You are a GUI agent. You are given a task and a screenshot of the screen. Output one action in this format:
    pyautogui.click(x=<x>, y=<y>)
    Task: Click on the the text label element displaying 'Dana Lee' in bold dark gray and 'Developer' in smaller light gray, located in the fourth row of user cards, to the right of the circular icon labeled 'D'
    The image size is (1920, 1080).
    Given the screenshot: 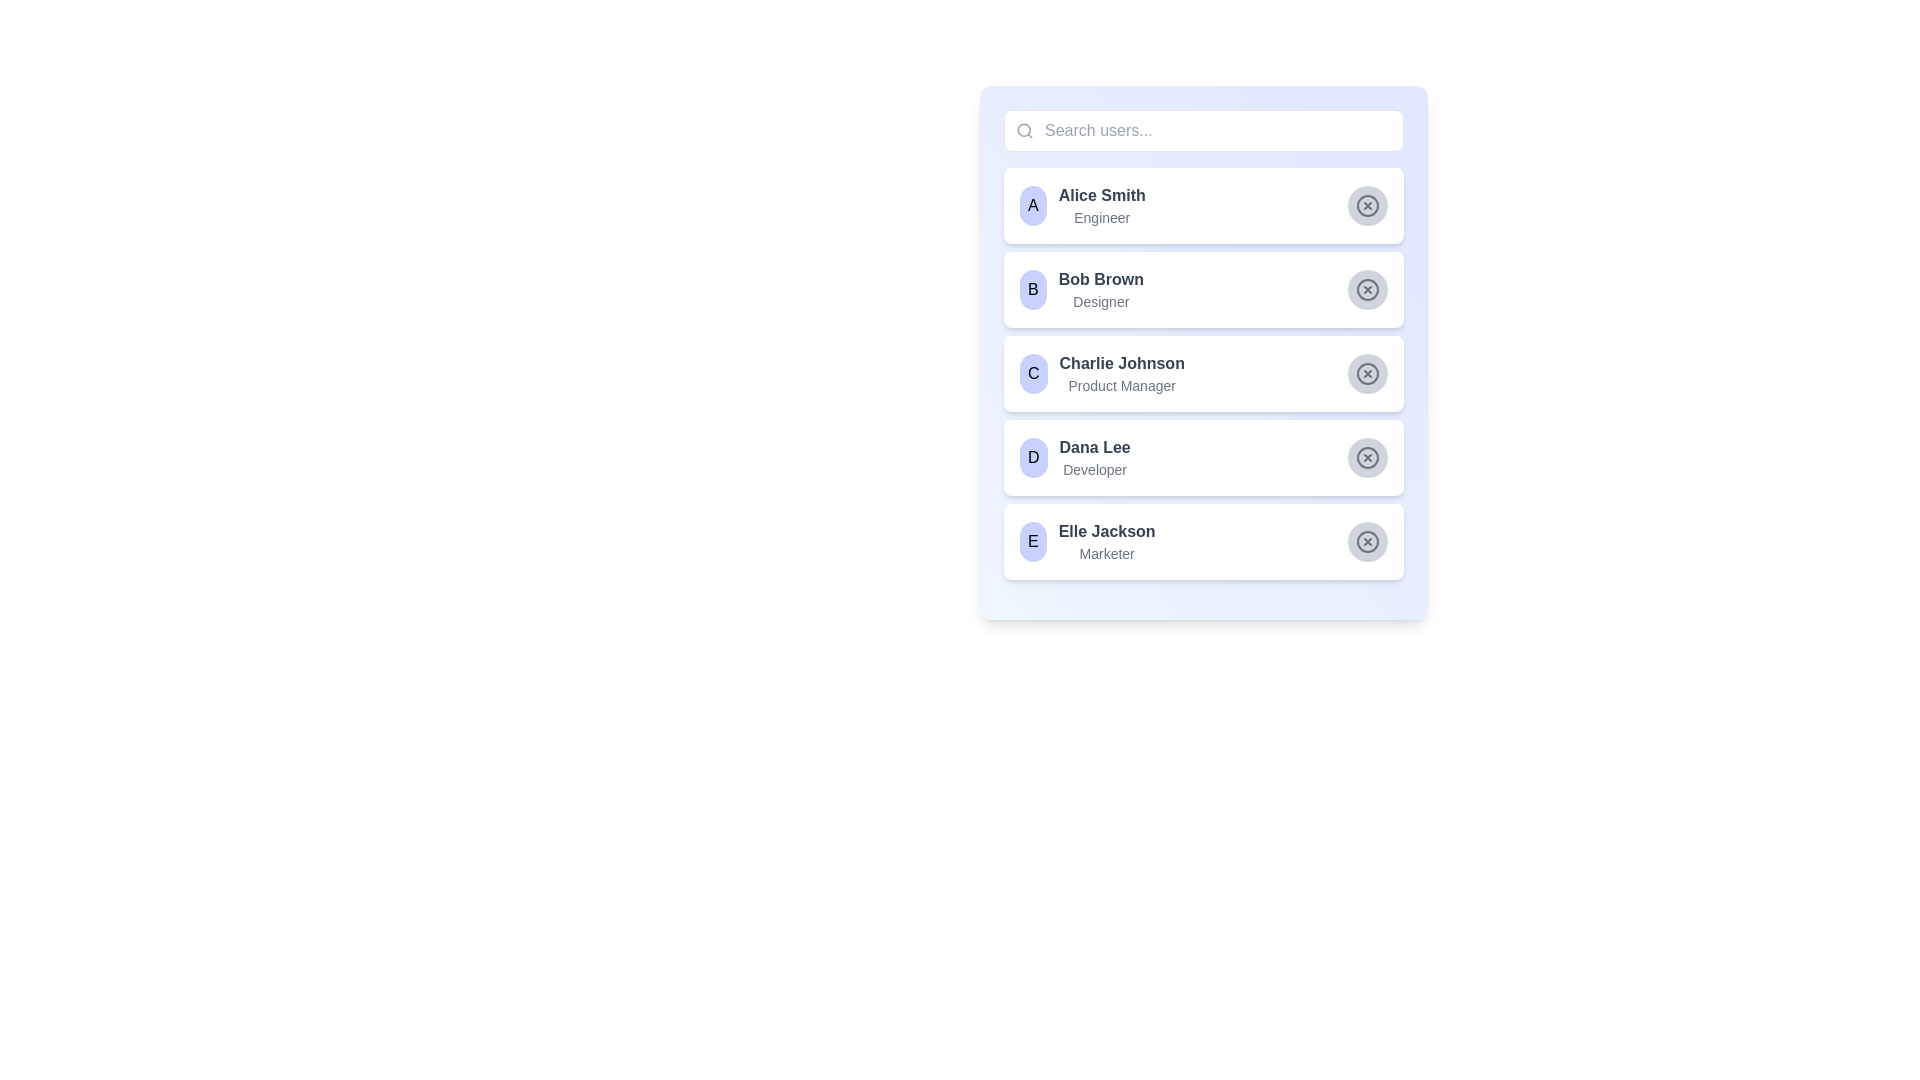 What is the action you would take?
    pyautogui.click(x=1094, y=458)
    